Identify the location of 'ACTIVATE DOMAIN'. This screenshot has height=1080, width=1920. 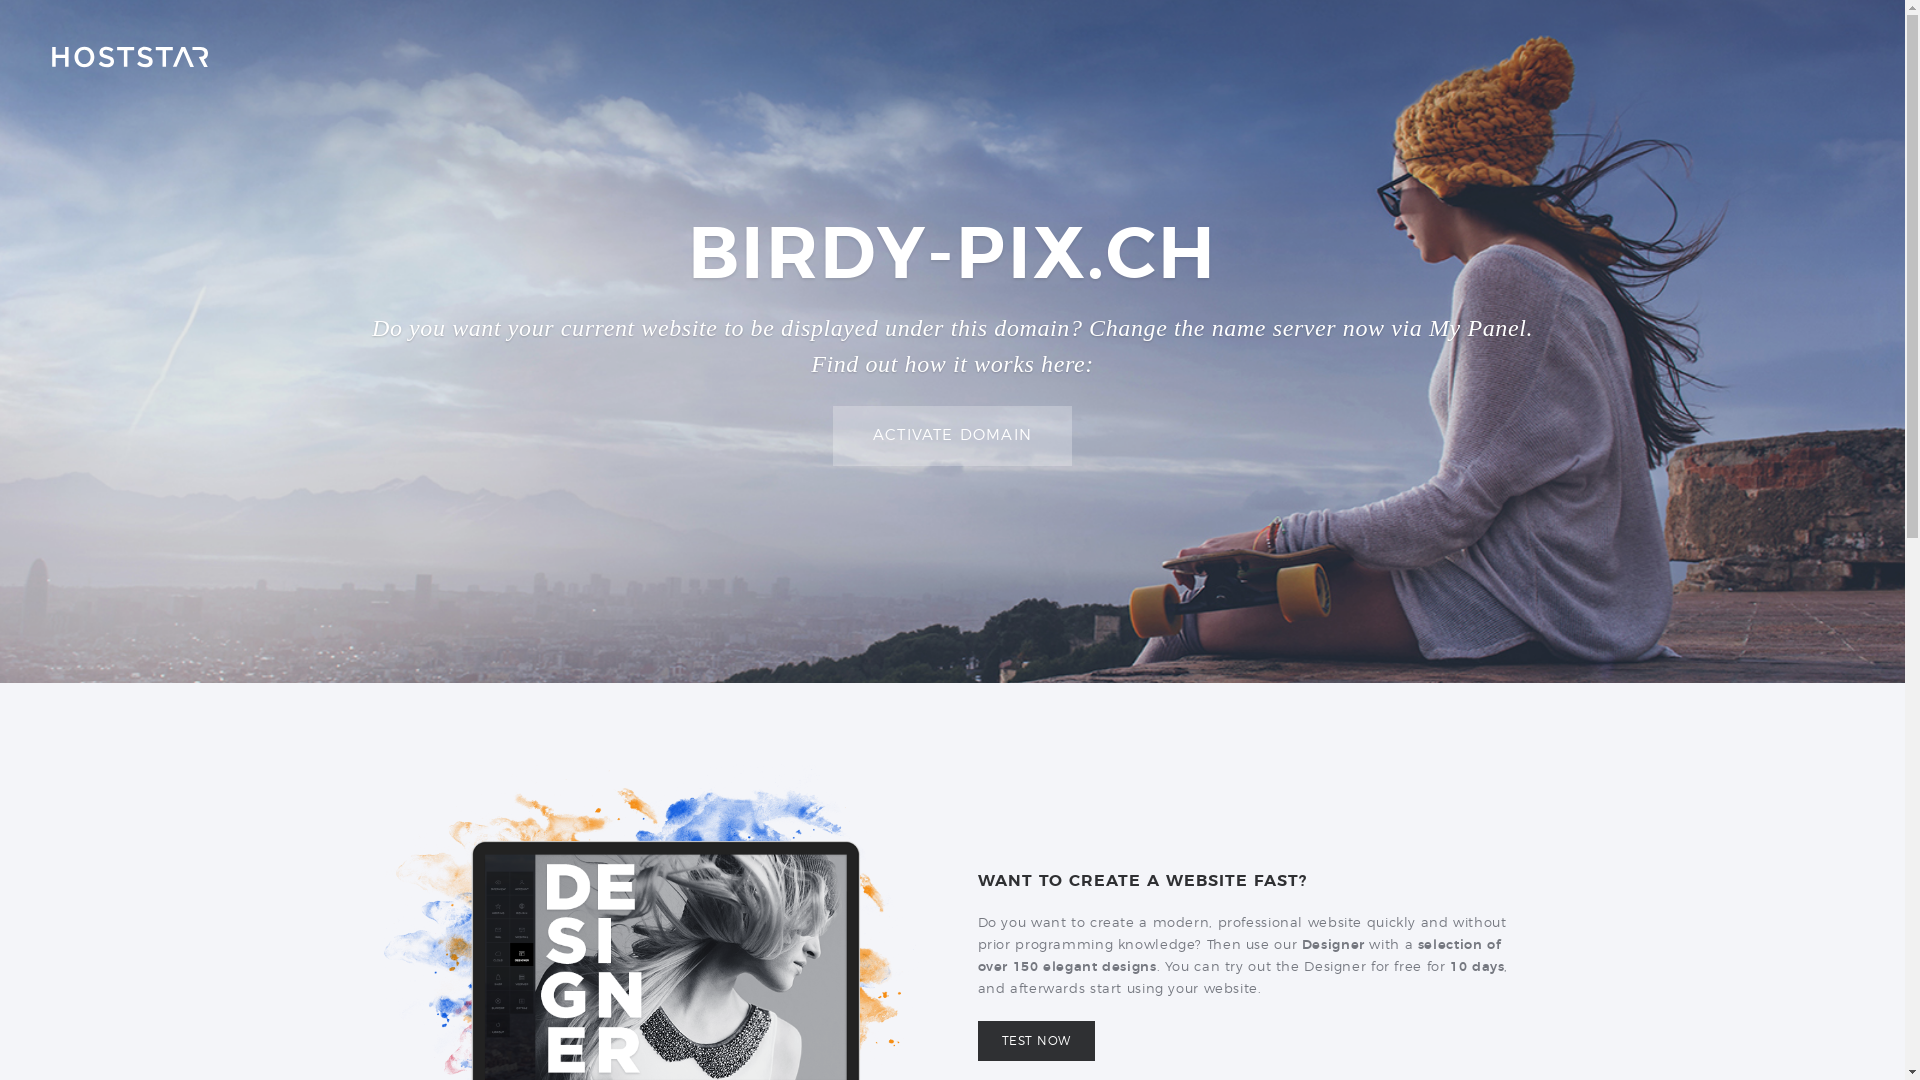
(951, 434).